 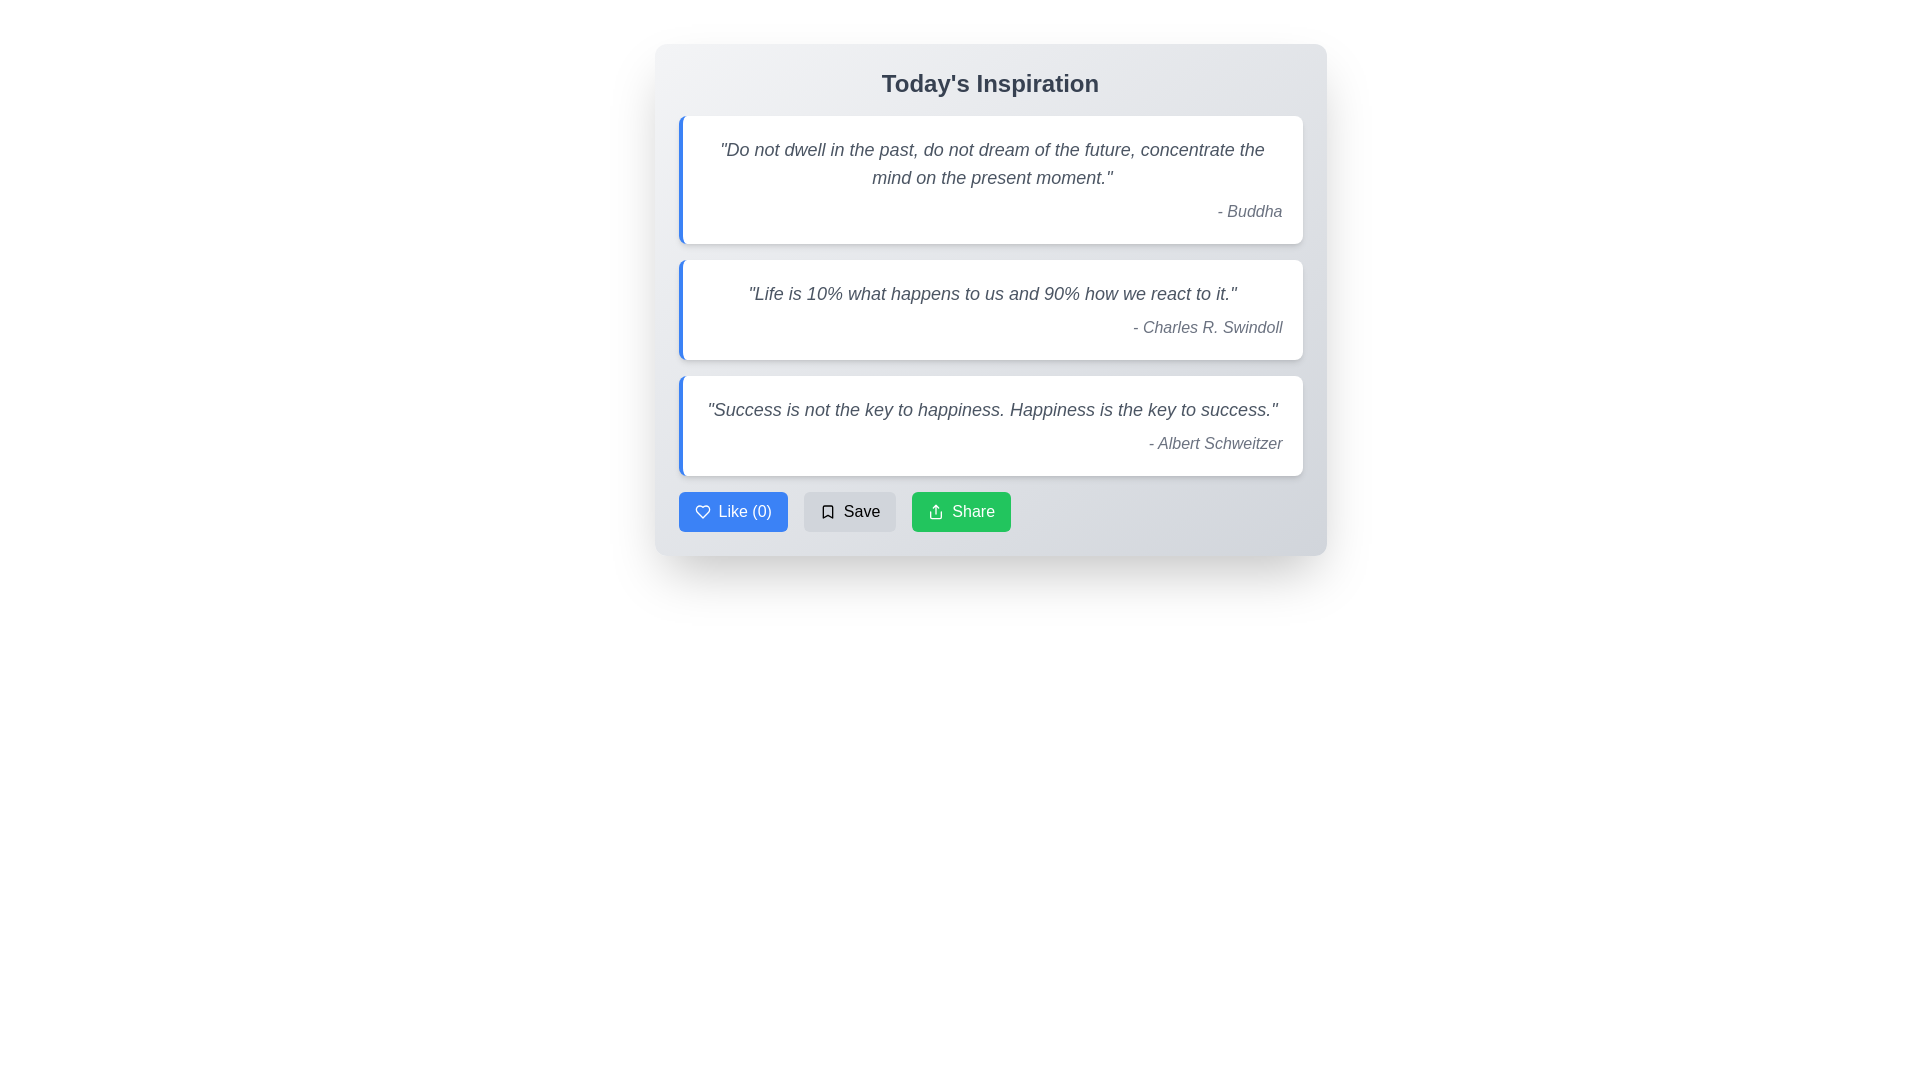 I want to click on the blue rectangular button labeled 'Like (0)' which features a white heart icon on its left, so click(x=732, y=511).